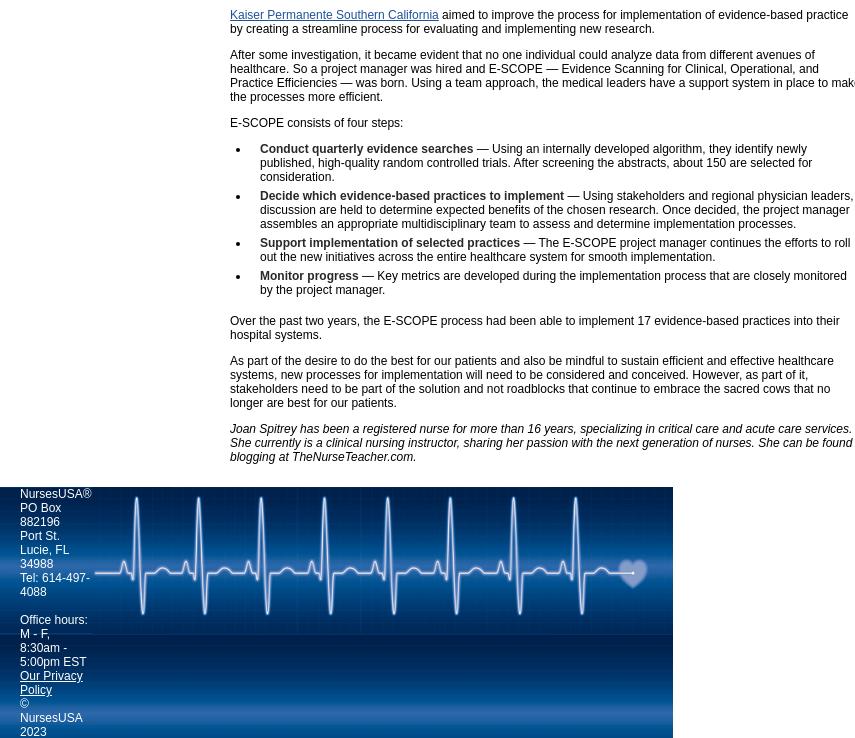  What do you see at coordinates (20, 641) in the screenshot?
I see `'Office hours: M - F, 
		8:30am - 5:00pm EST'` at bounding box center [20, 641].